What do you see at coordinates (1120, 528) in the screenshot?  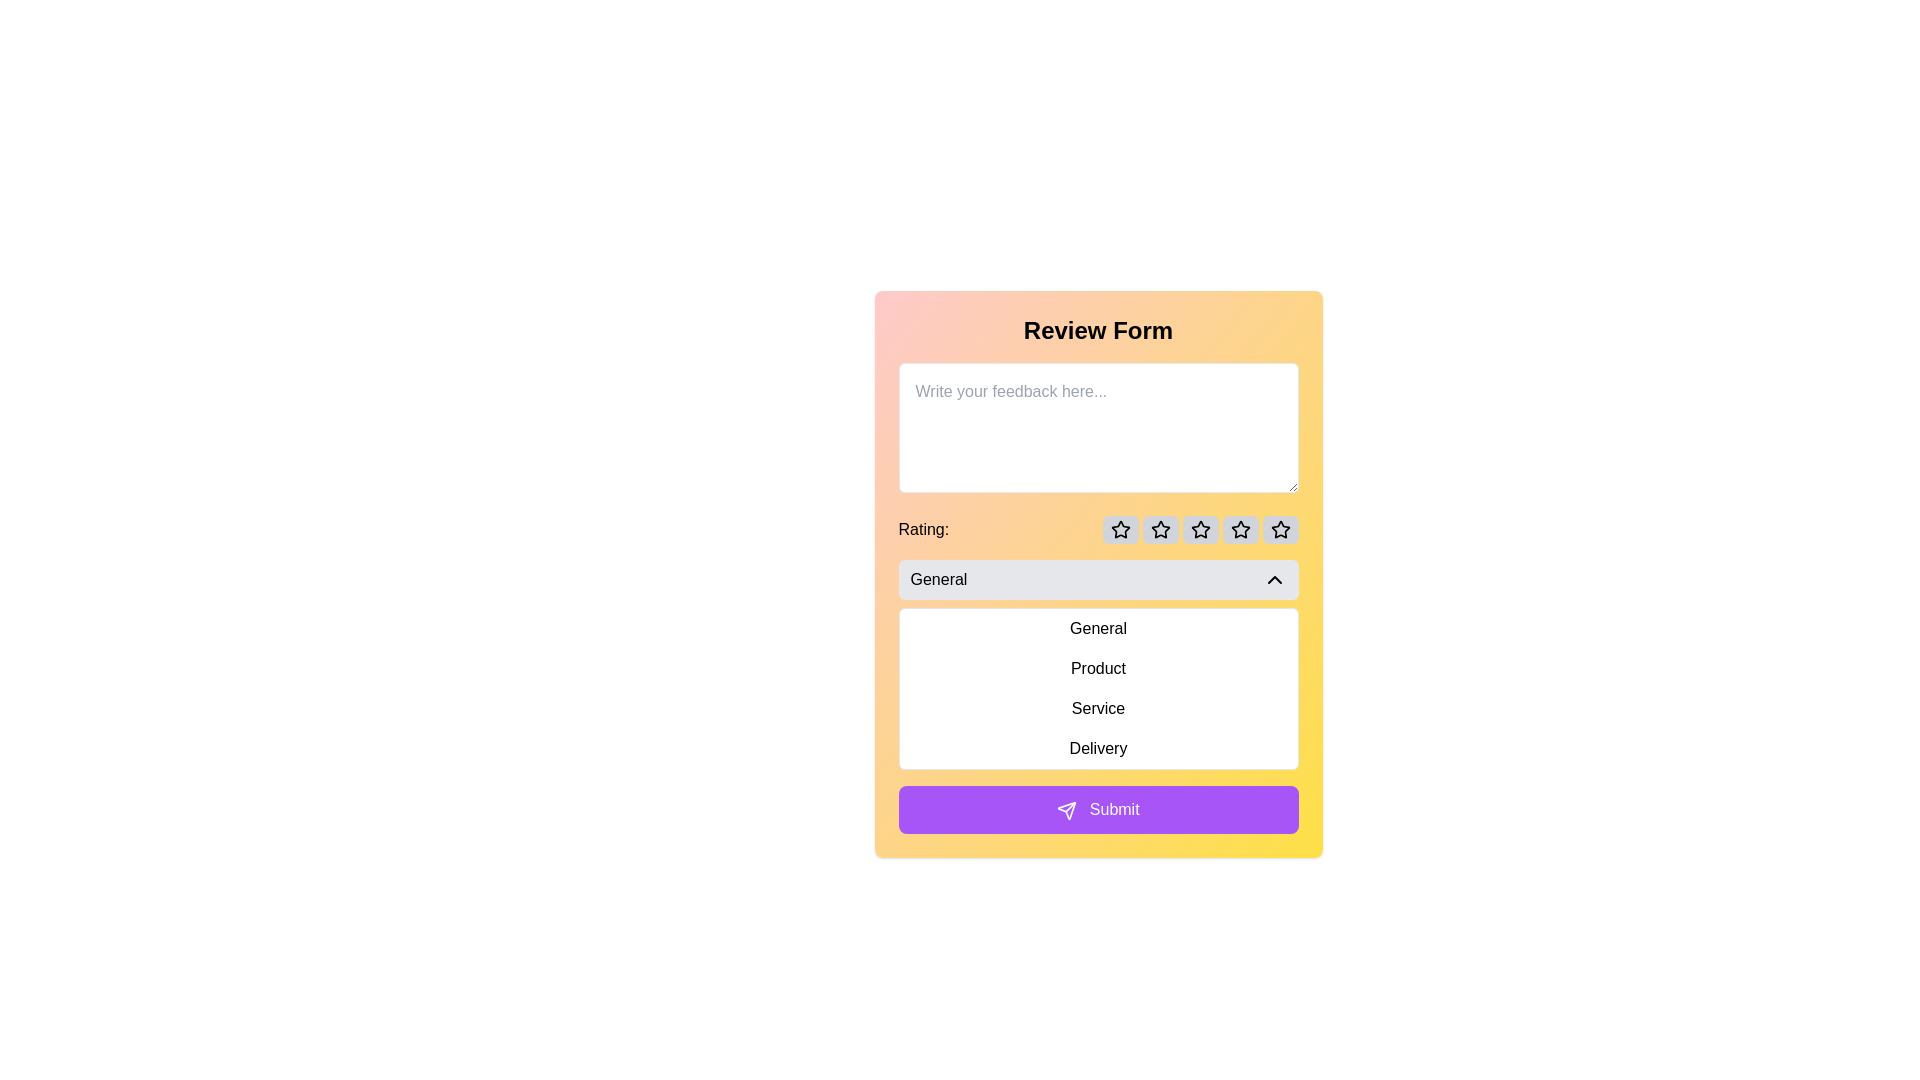 I see `the first clickable rating star icon, which is outlined in black on a gray background, located below the 'Rating' label` at bounding box center [1120, 528].